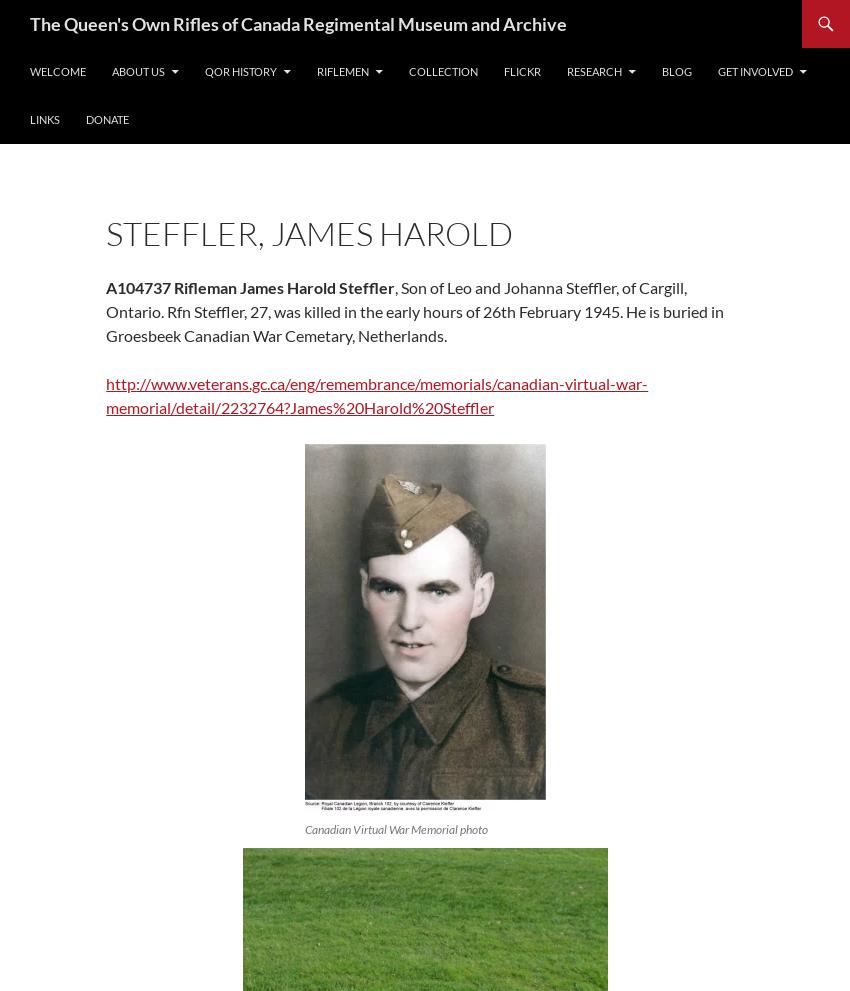  I want to click on 'Links', so click(44, 118).